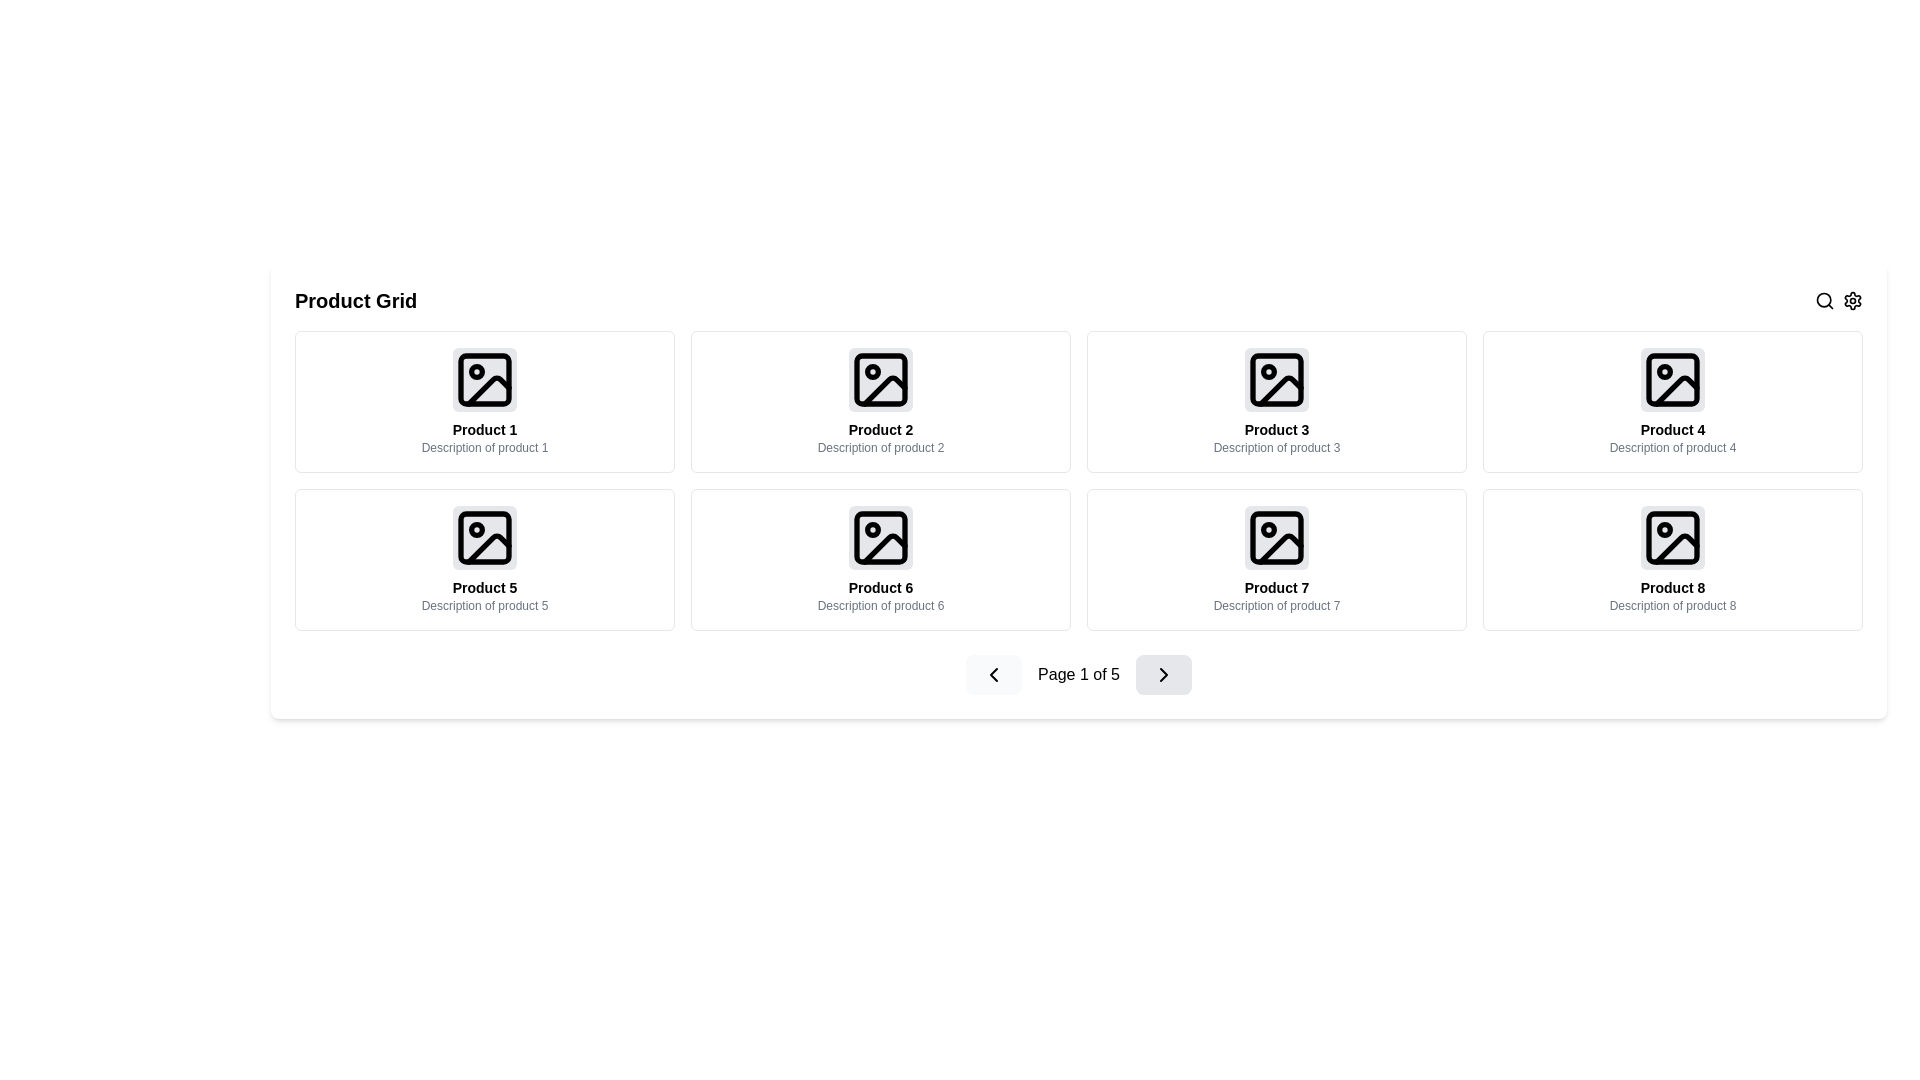  Describe the element at coordinates (1673, 536) in the screenshot. I see `the main icon representing 'Product 8' located in the fourth column of the second row in the grid layout to initiate an interaction` at that location.